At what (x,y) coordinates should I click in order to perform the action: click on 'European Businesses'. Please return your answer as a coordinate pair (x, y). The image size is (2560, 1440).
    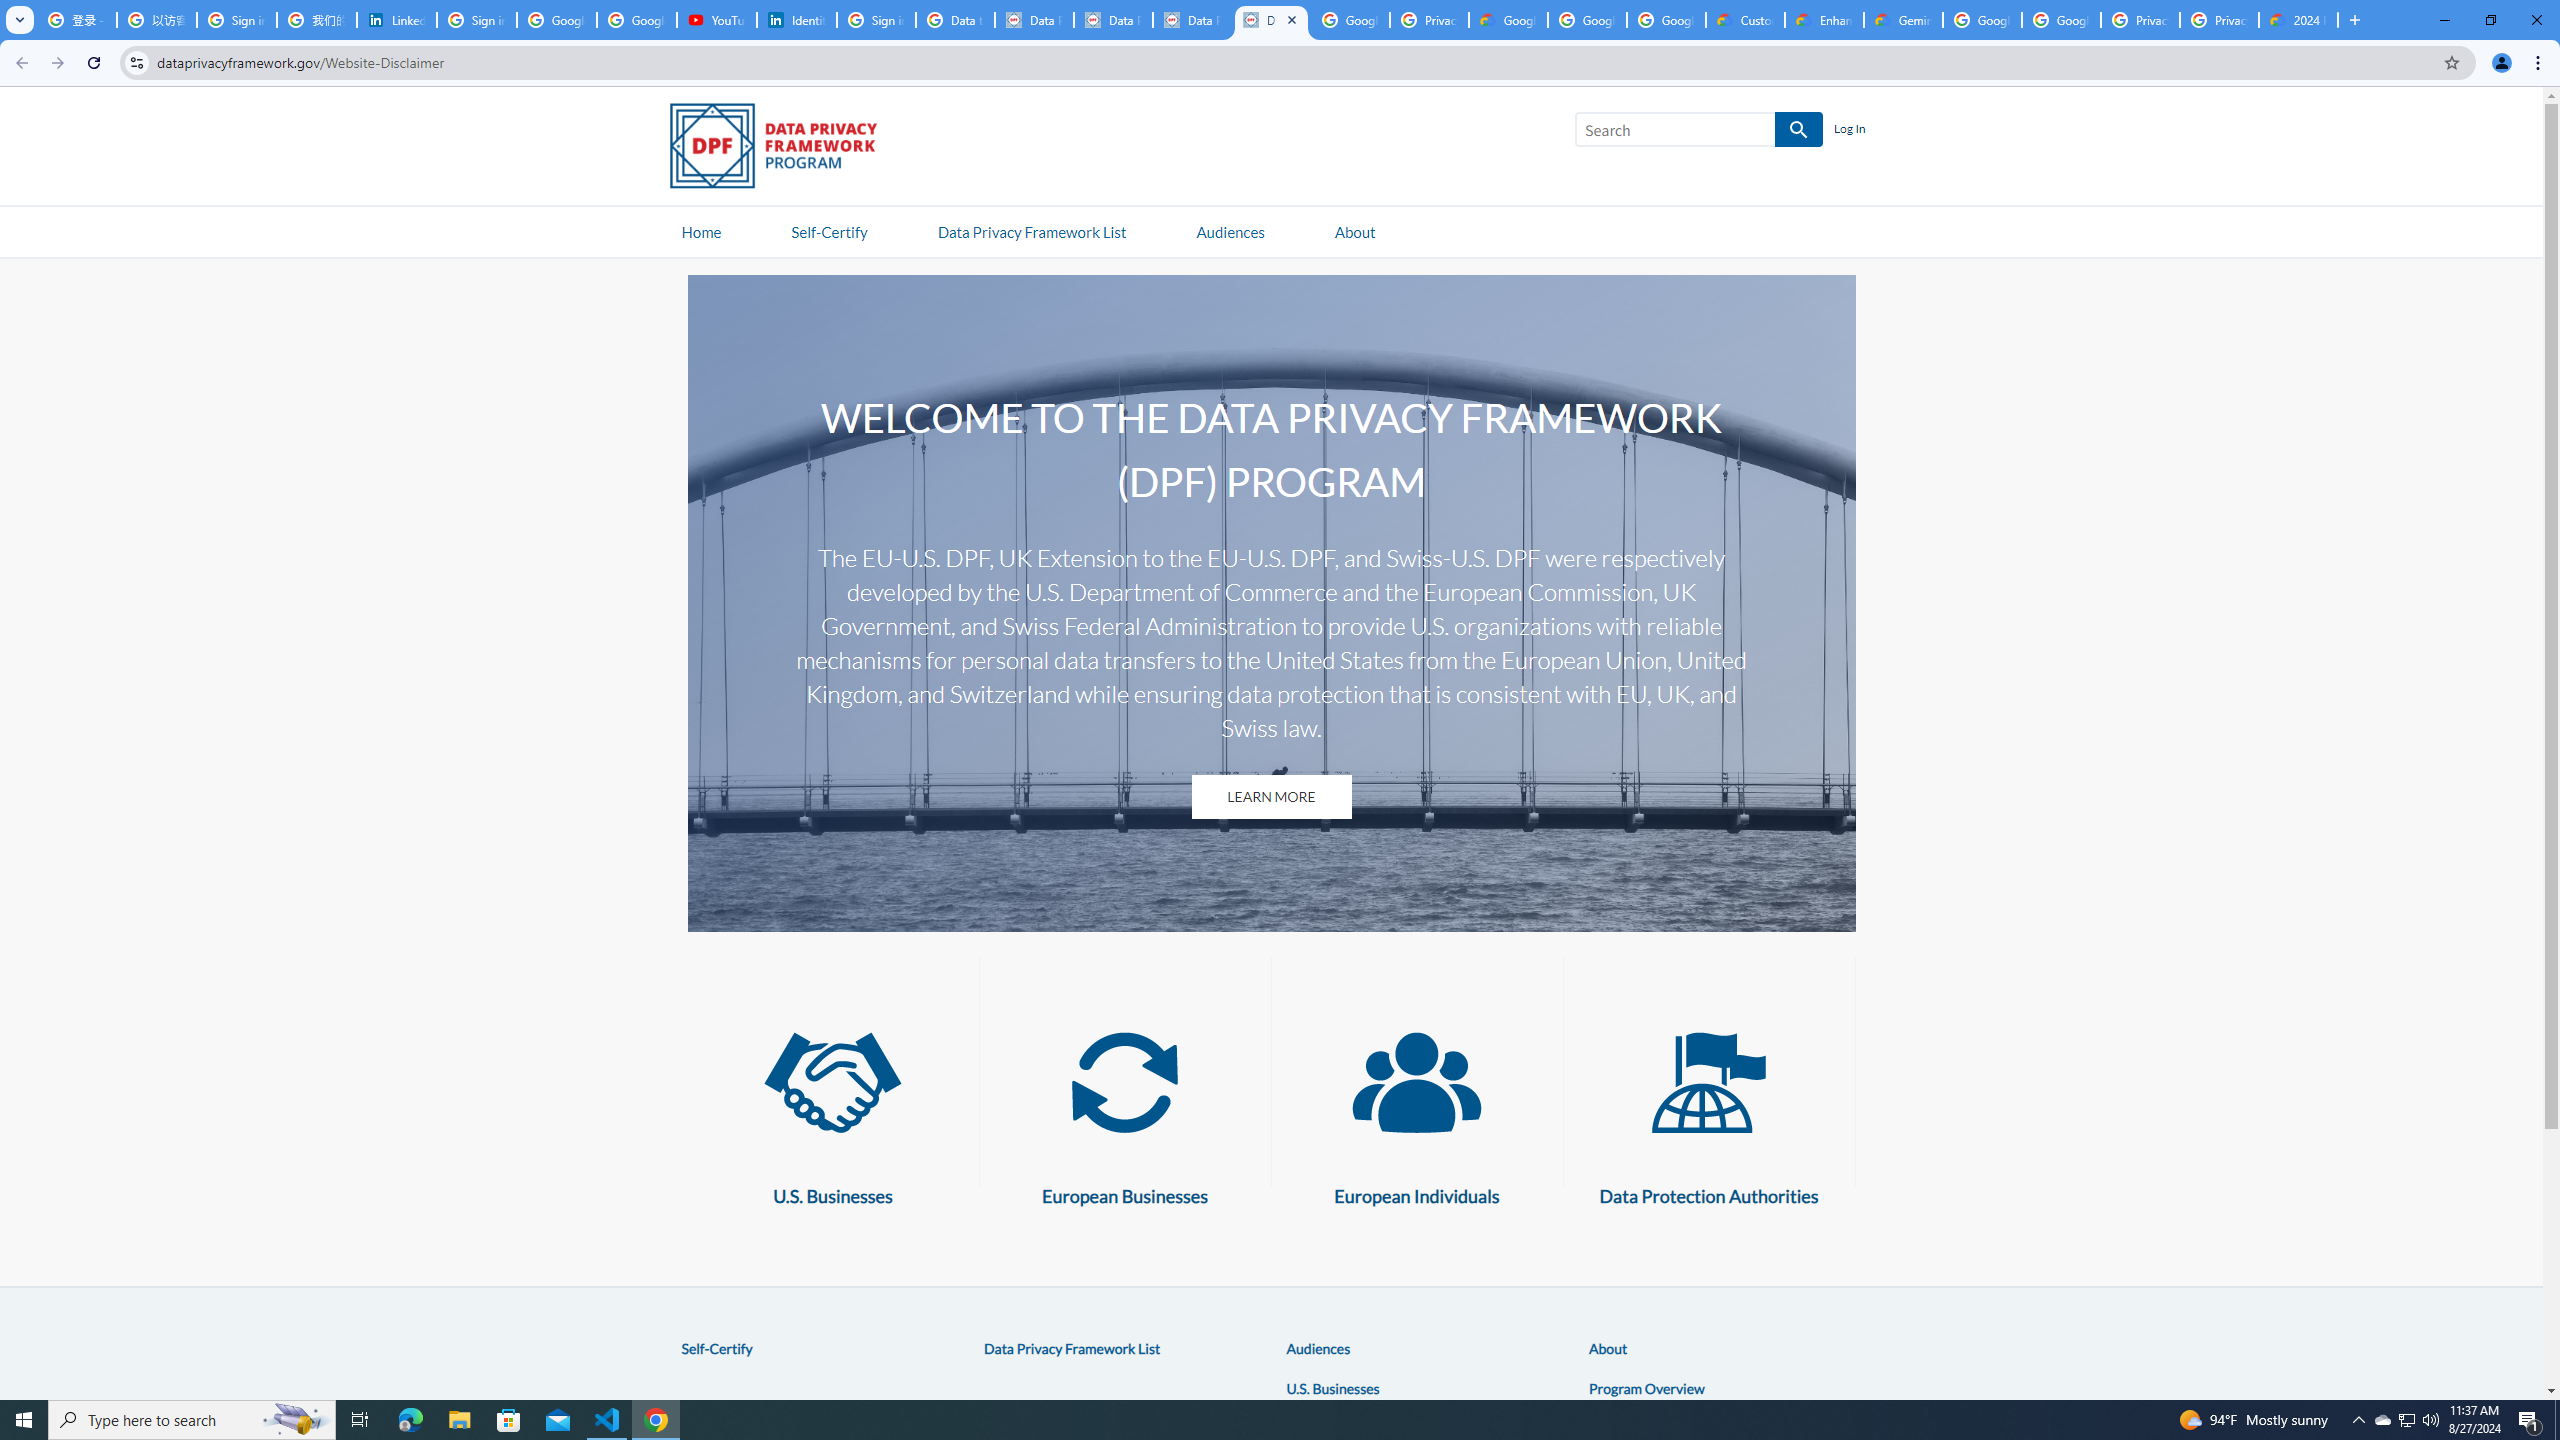
    Looking at the image, I should click on (1125, 1081).